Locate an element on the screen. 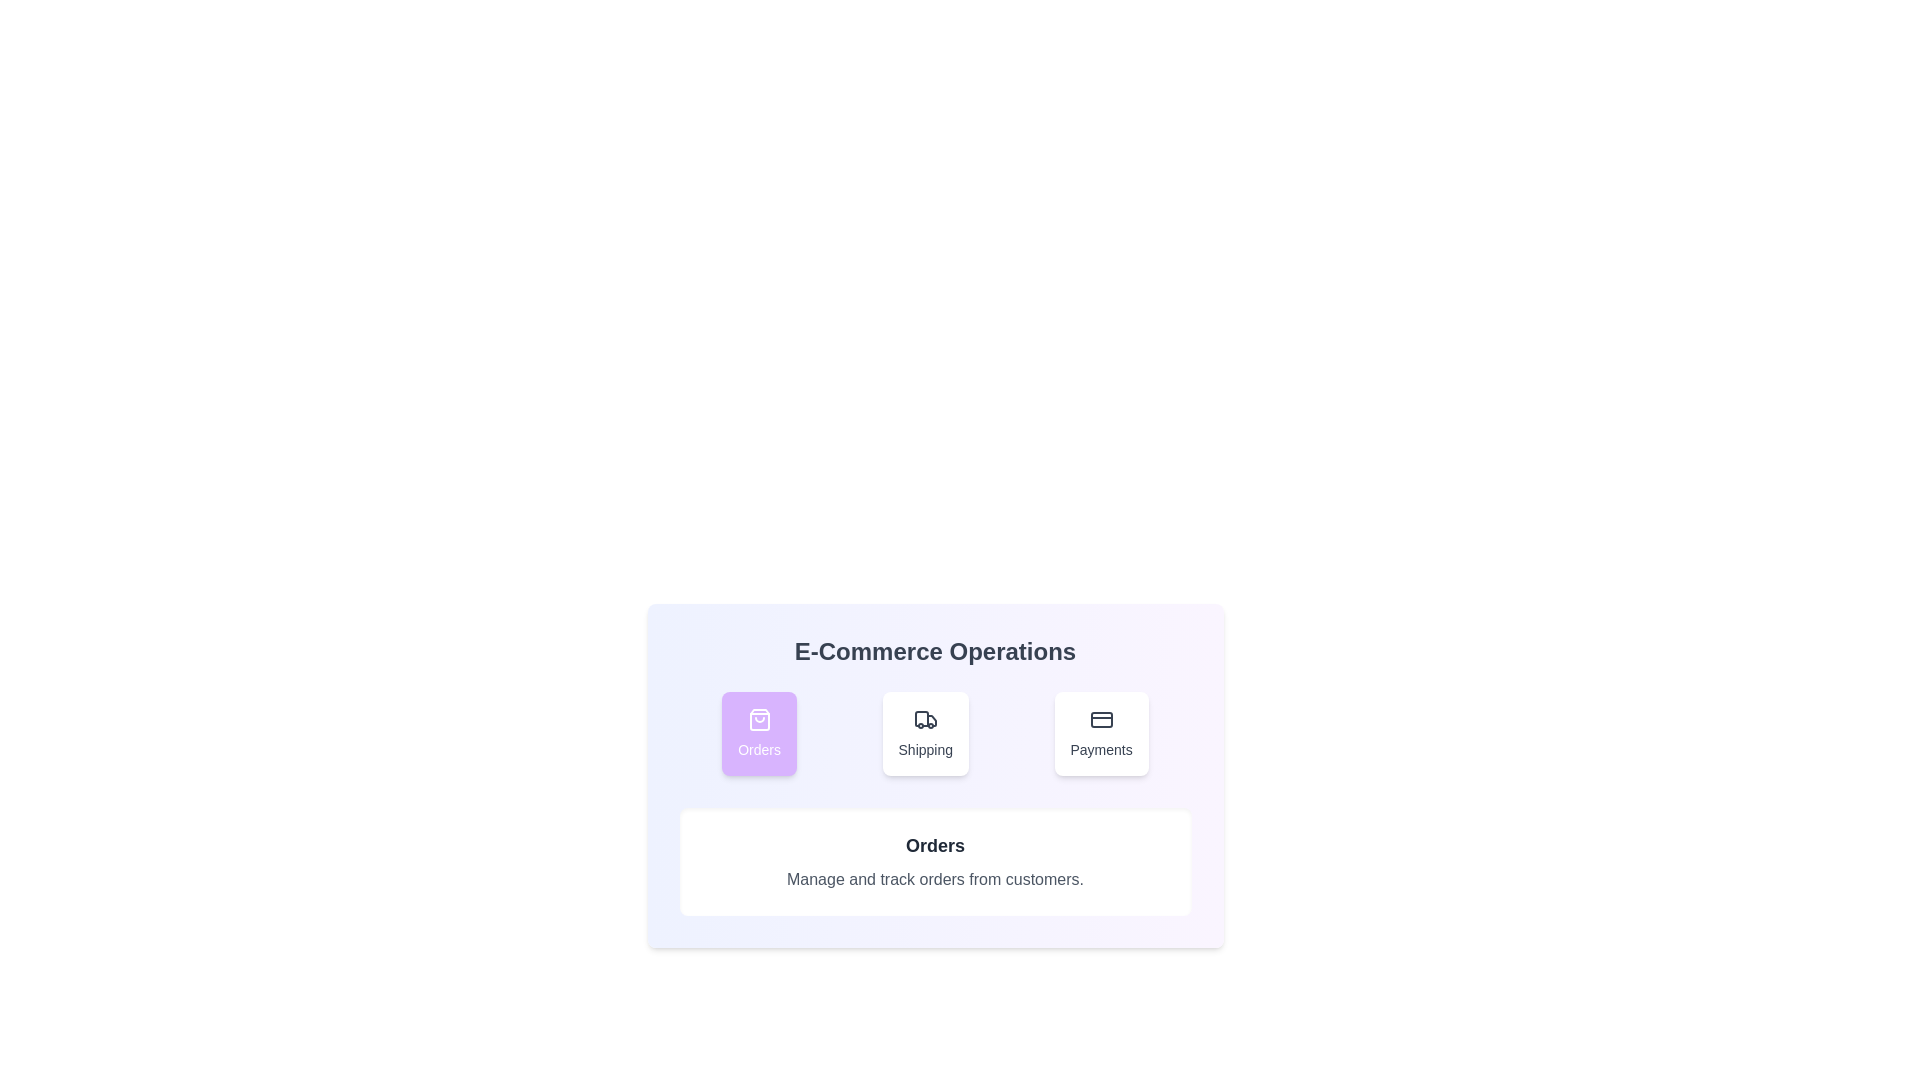 Image resolution: width=1920 pixels, height=1080 pixels. text from the label that displays 'Orders', which is centrally aligned below the shopping bag icon within a square card widget is located at coordinates (758, 749).